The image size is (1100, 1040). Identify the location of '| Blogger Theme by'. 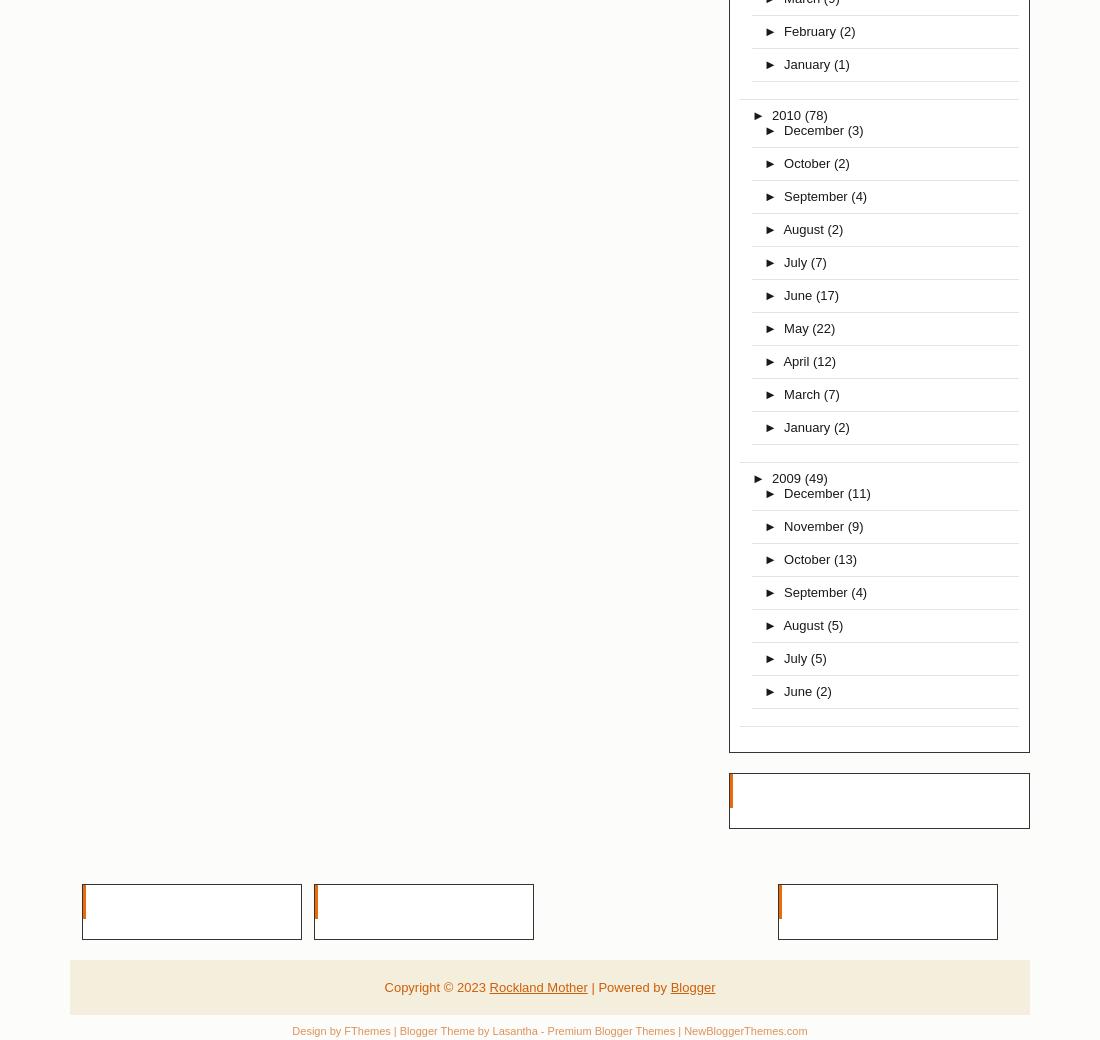
(439, 1030).